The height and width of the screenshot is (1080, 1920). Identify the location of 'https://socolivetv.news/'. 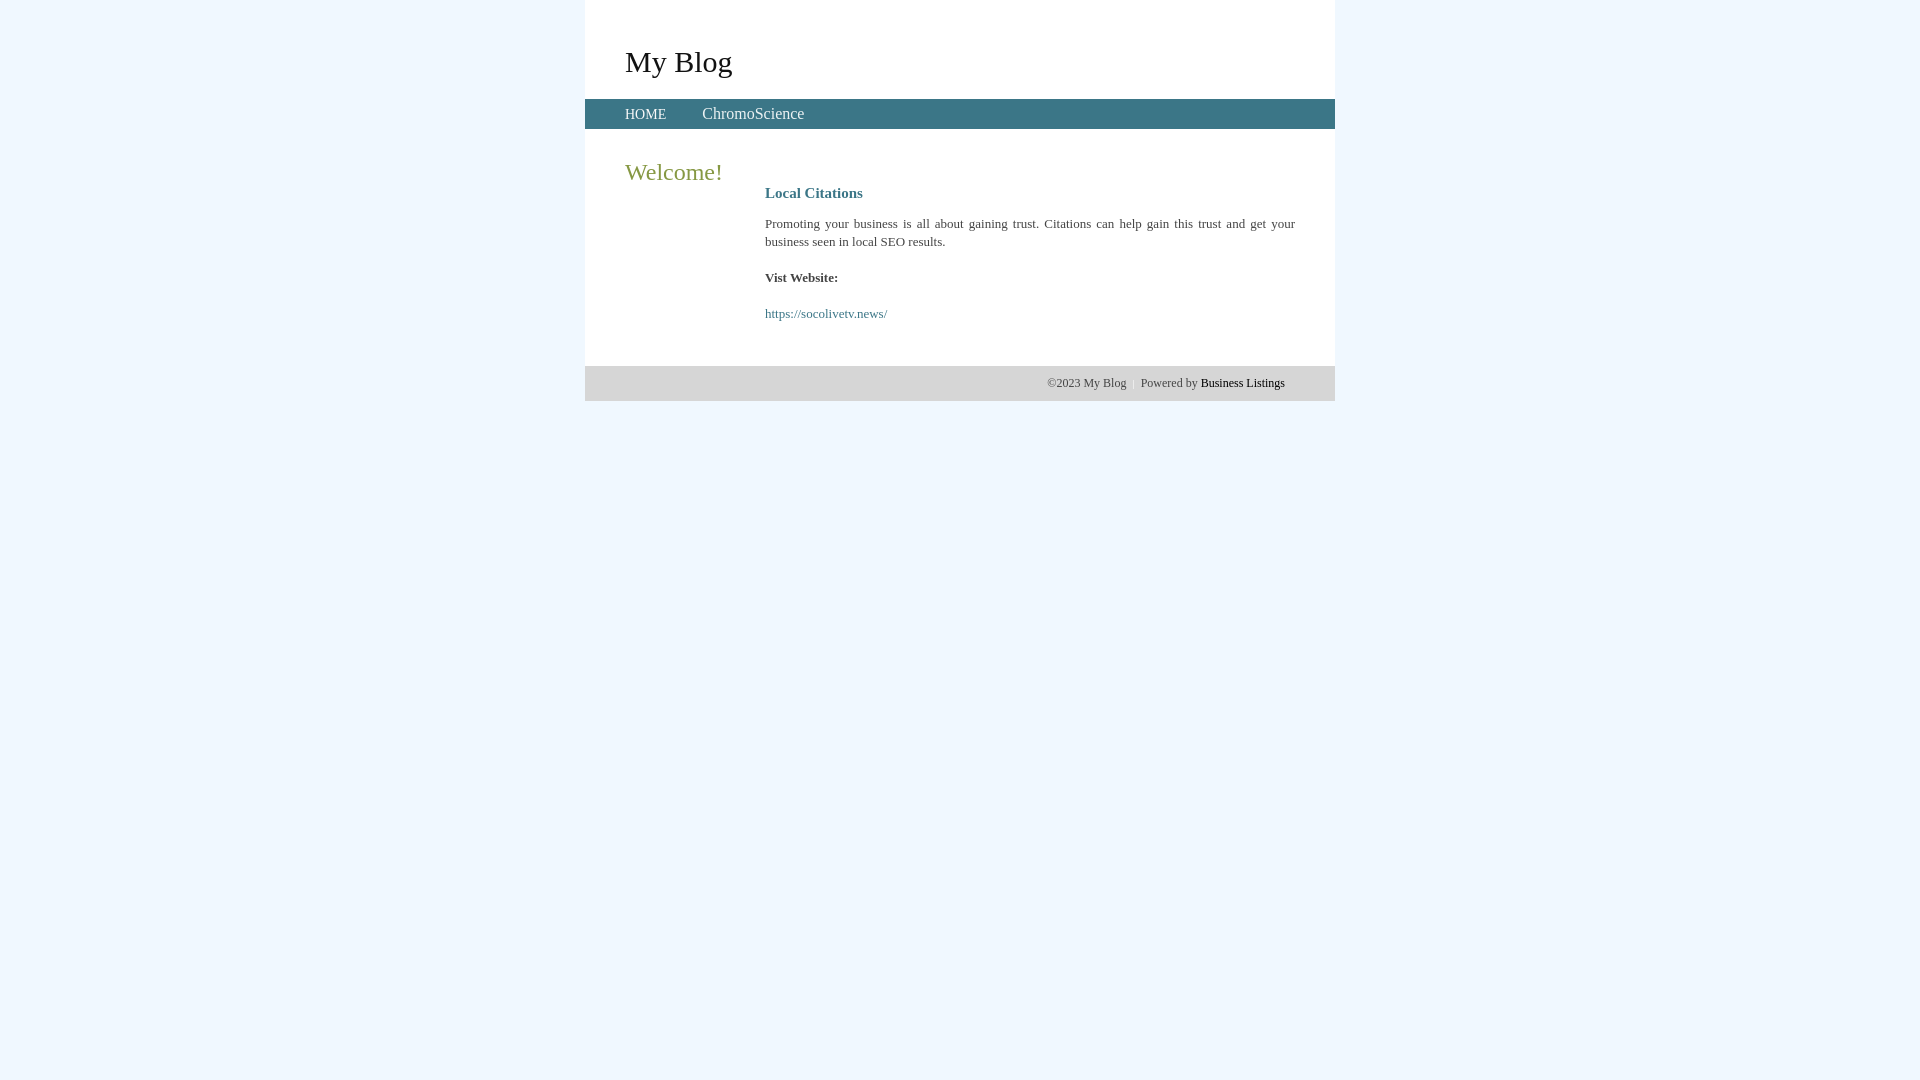
(763, 313).